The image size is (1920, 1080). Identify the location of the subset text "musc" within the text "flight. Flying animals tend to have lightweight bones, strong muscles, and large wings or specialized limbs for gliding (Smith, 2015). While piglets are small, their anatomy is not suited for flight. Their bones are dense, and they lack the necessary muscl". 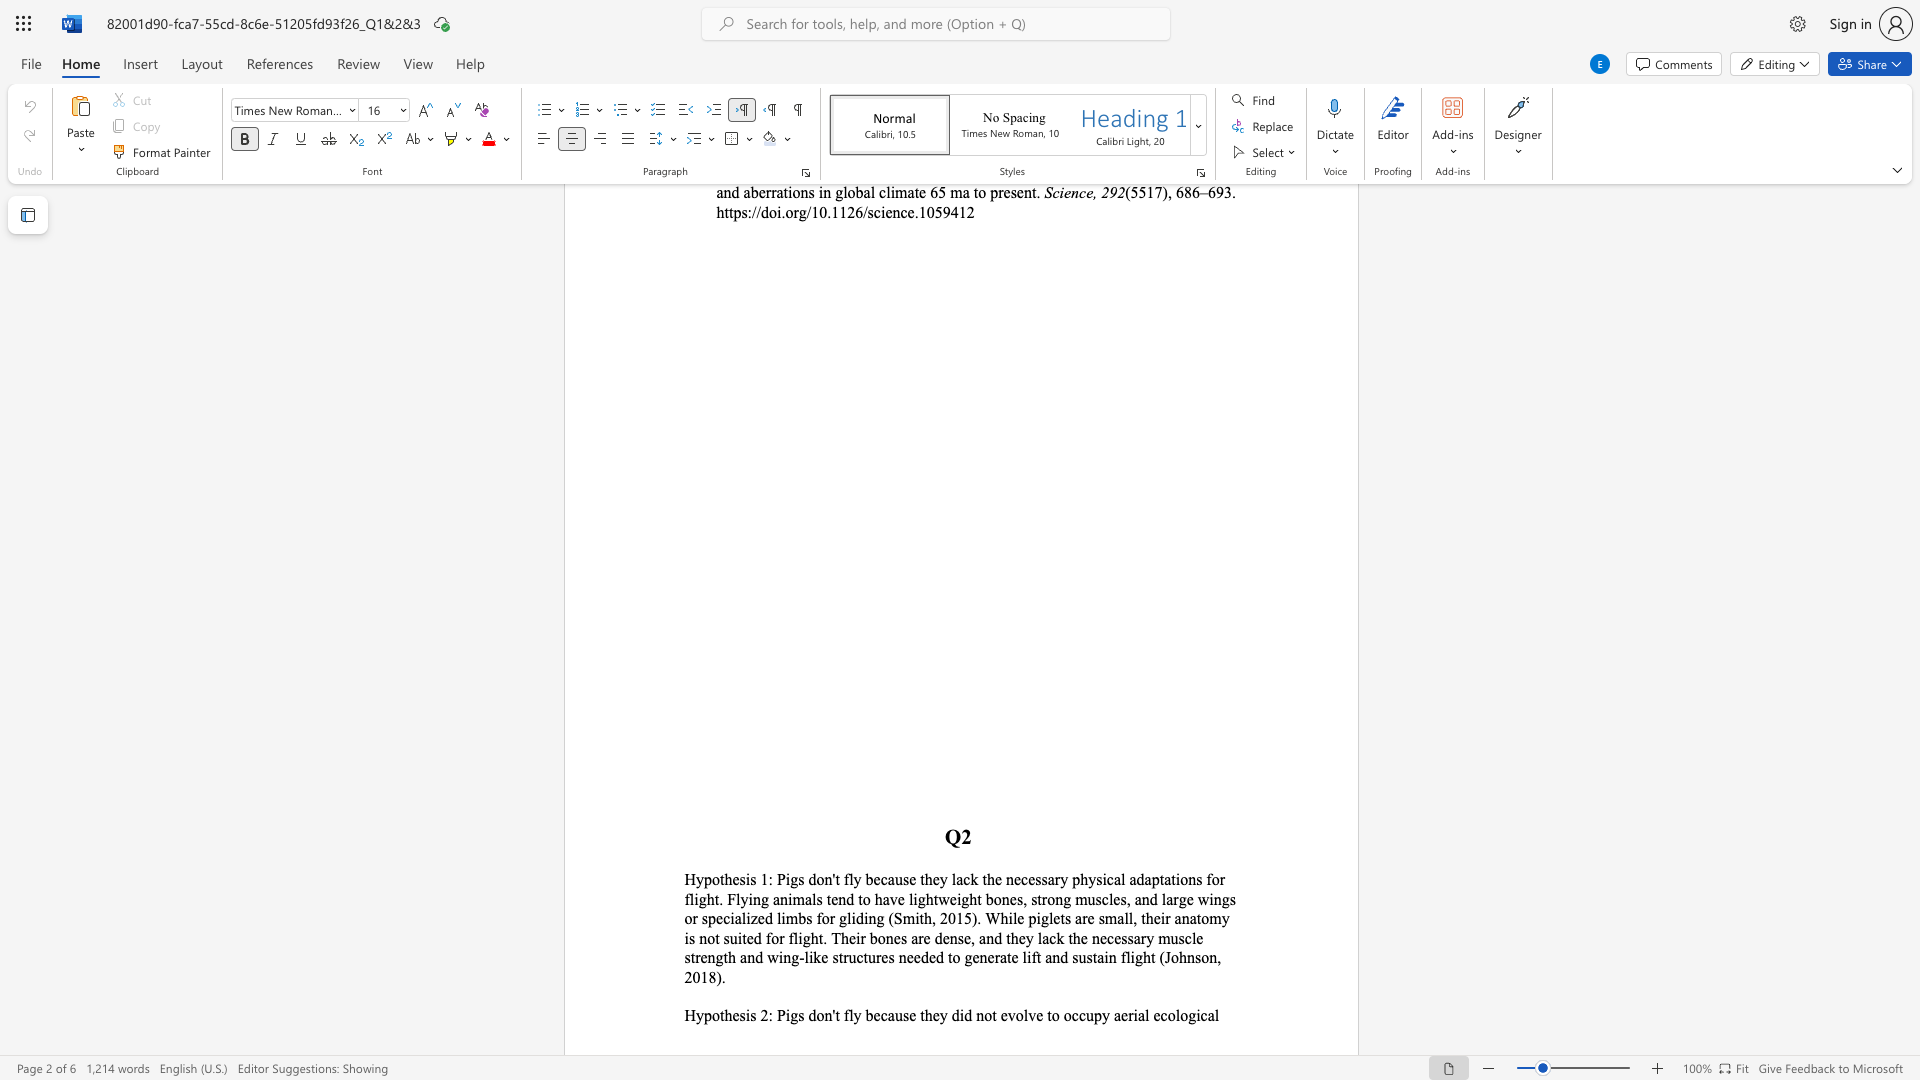
(1158, 938).